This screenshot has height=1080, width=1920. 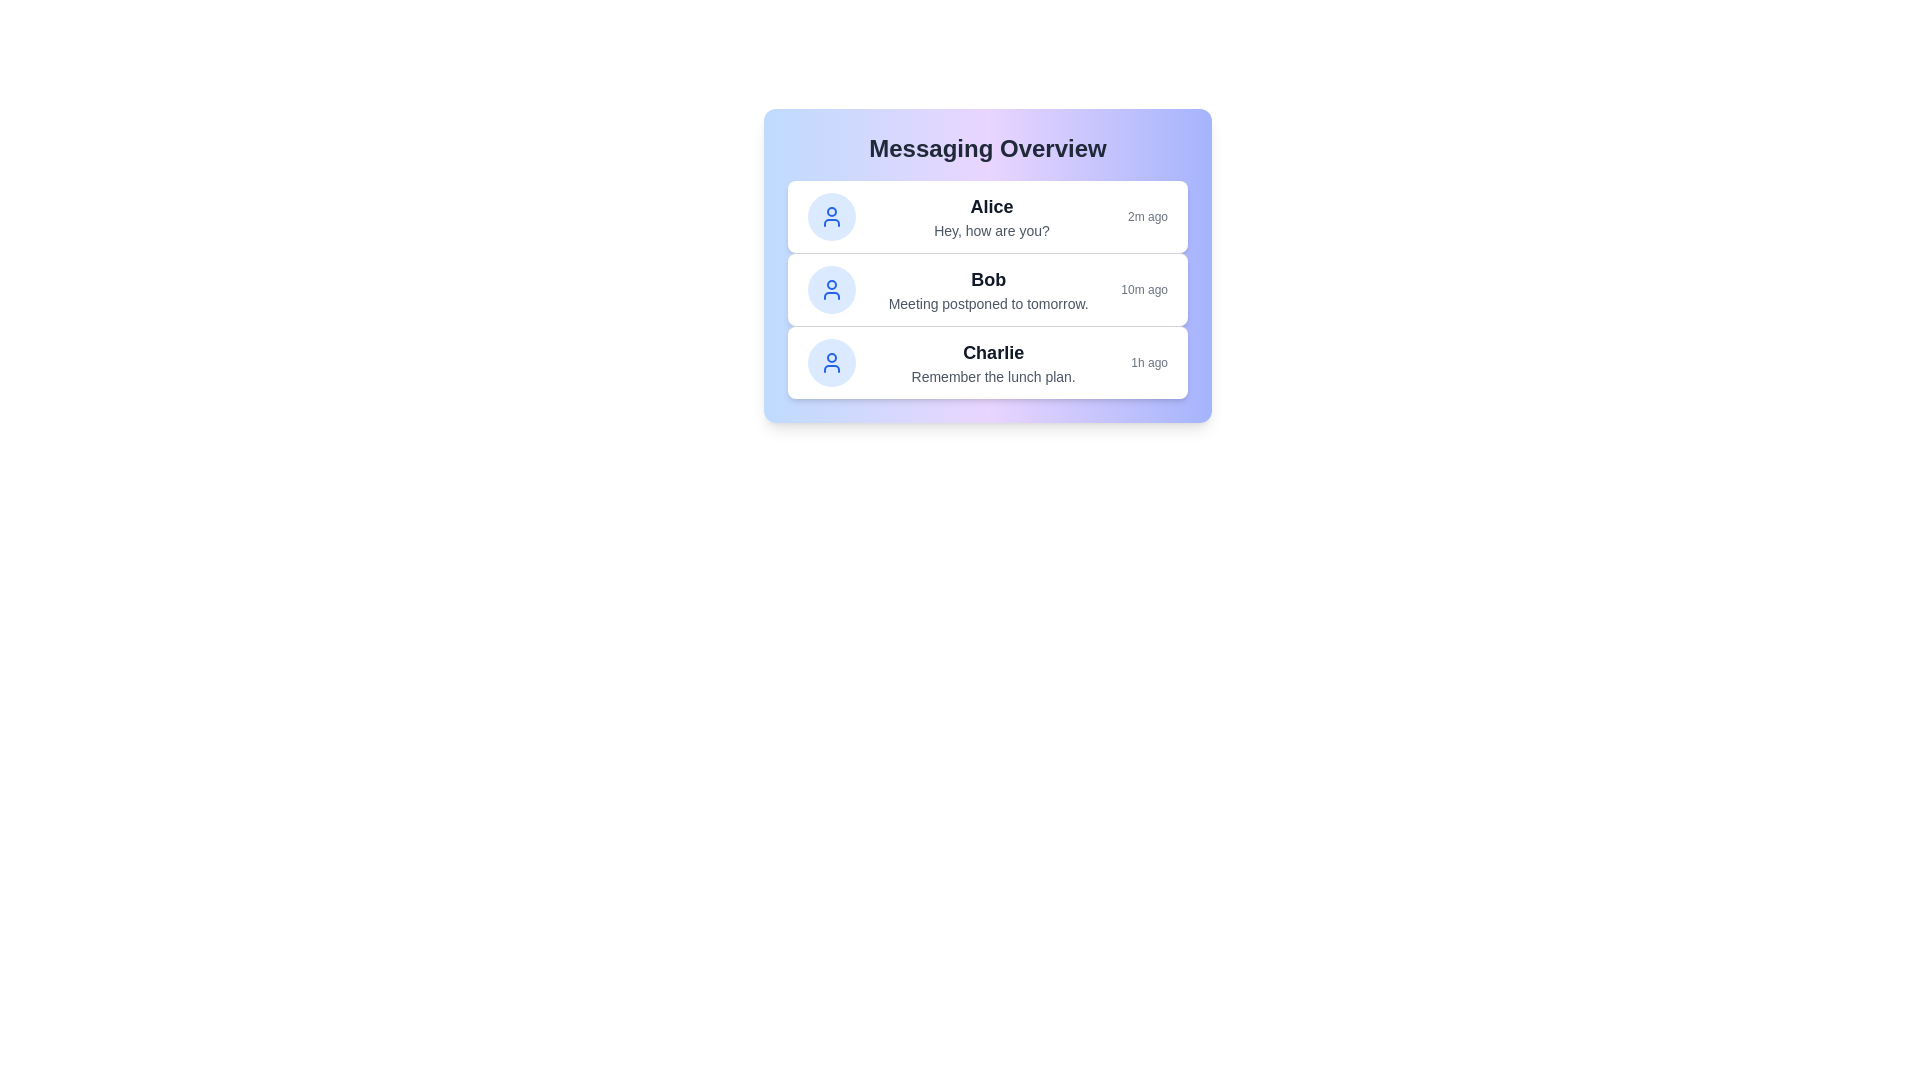 I want to click on the avatar of Charlie to inspect it, so click(x=831, y=362).